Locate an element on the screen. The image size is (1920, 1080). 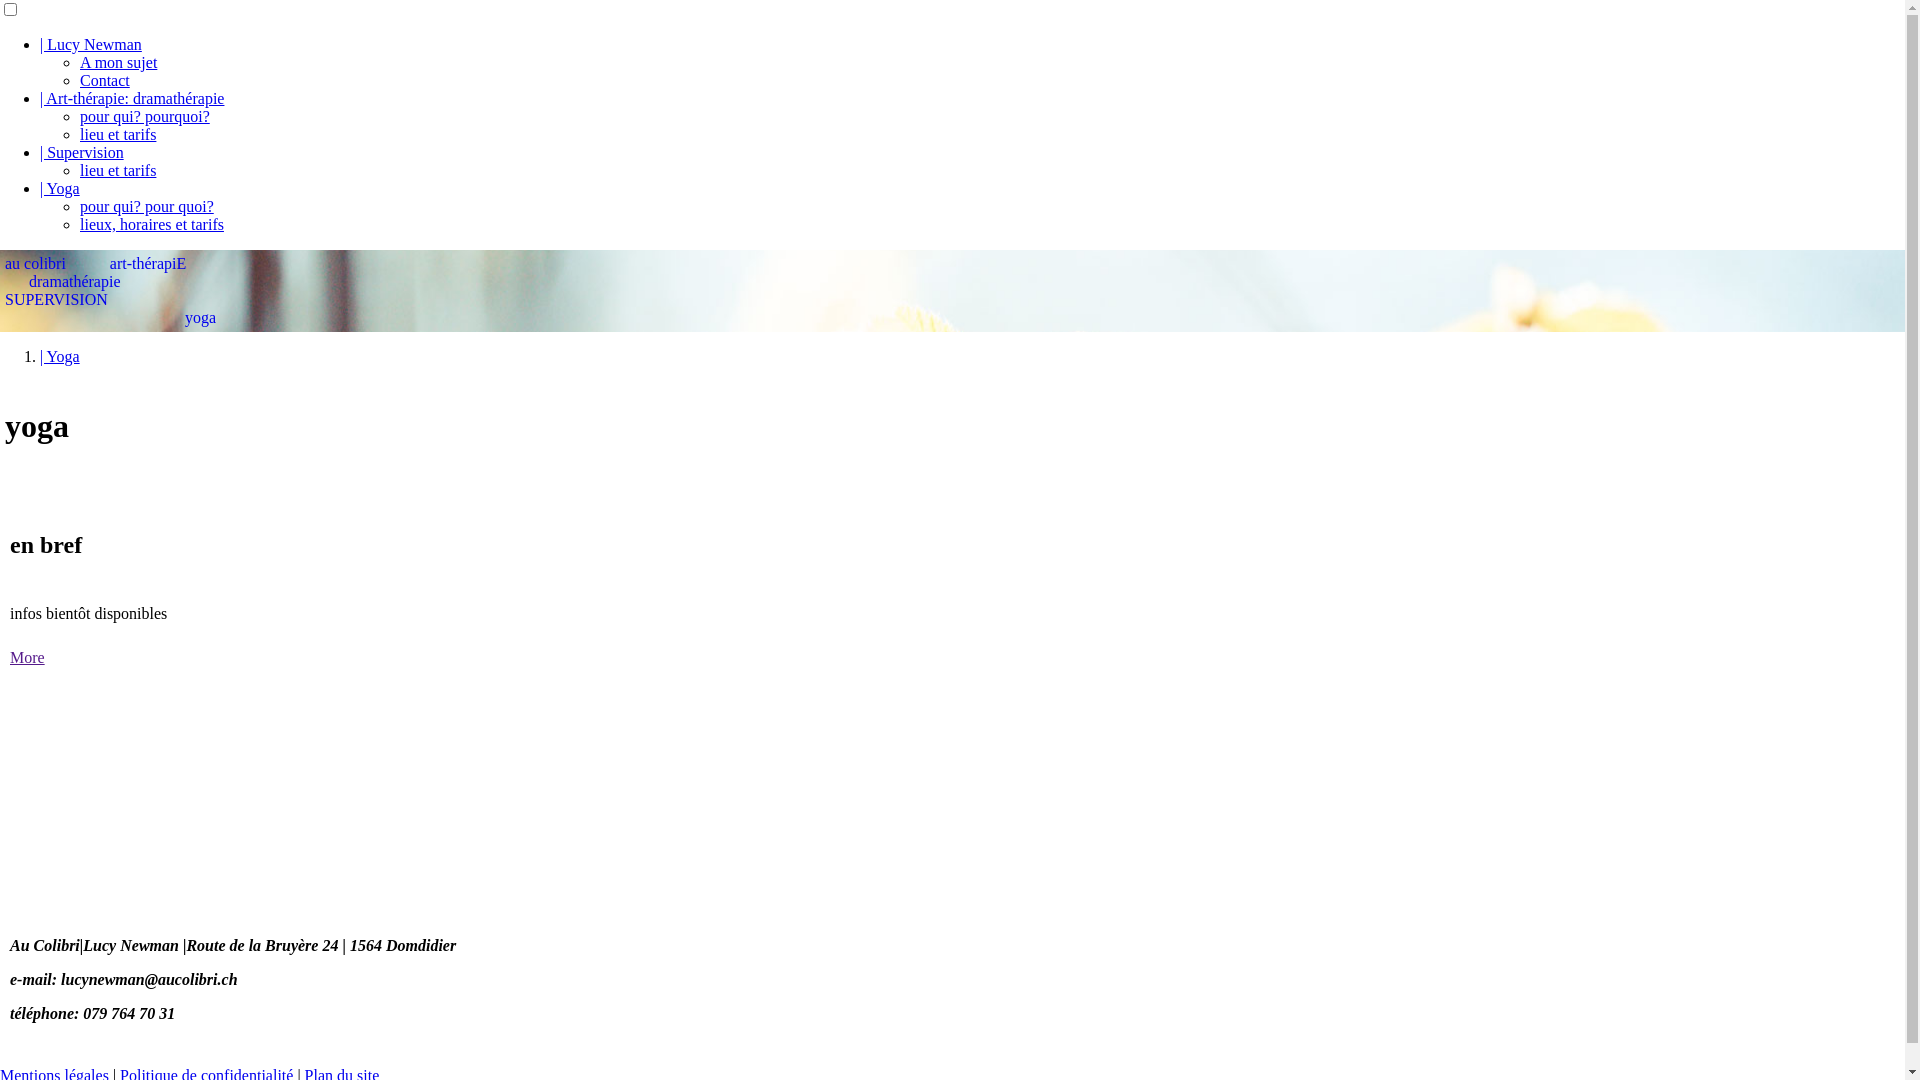
'| Lucy Newman' is located at coordinates (90, 44).